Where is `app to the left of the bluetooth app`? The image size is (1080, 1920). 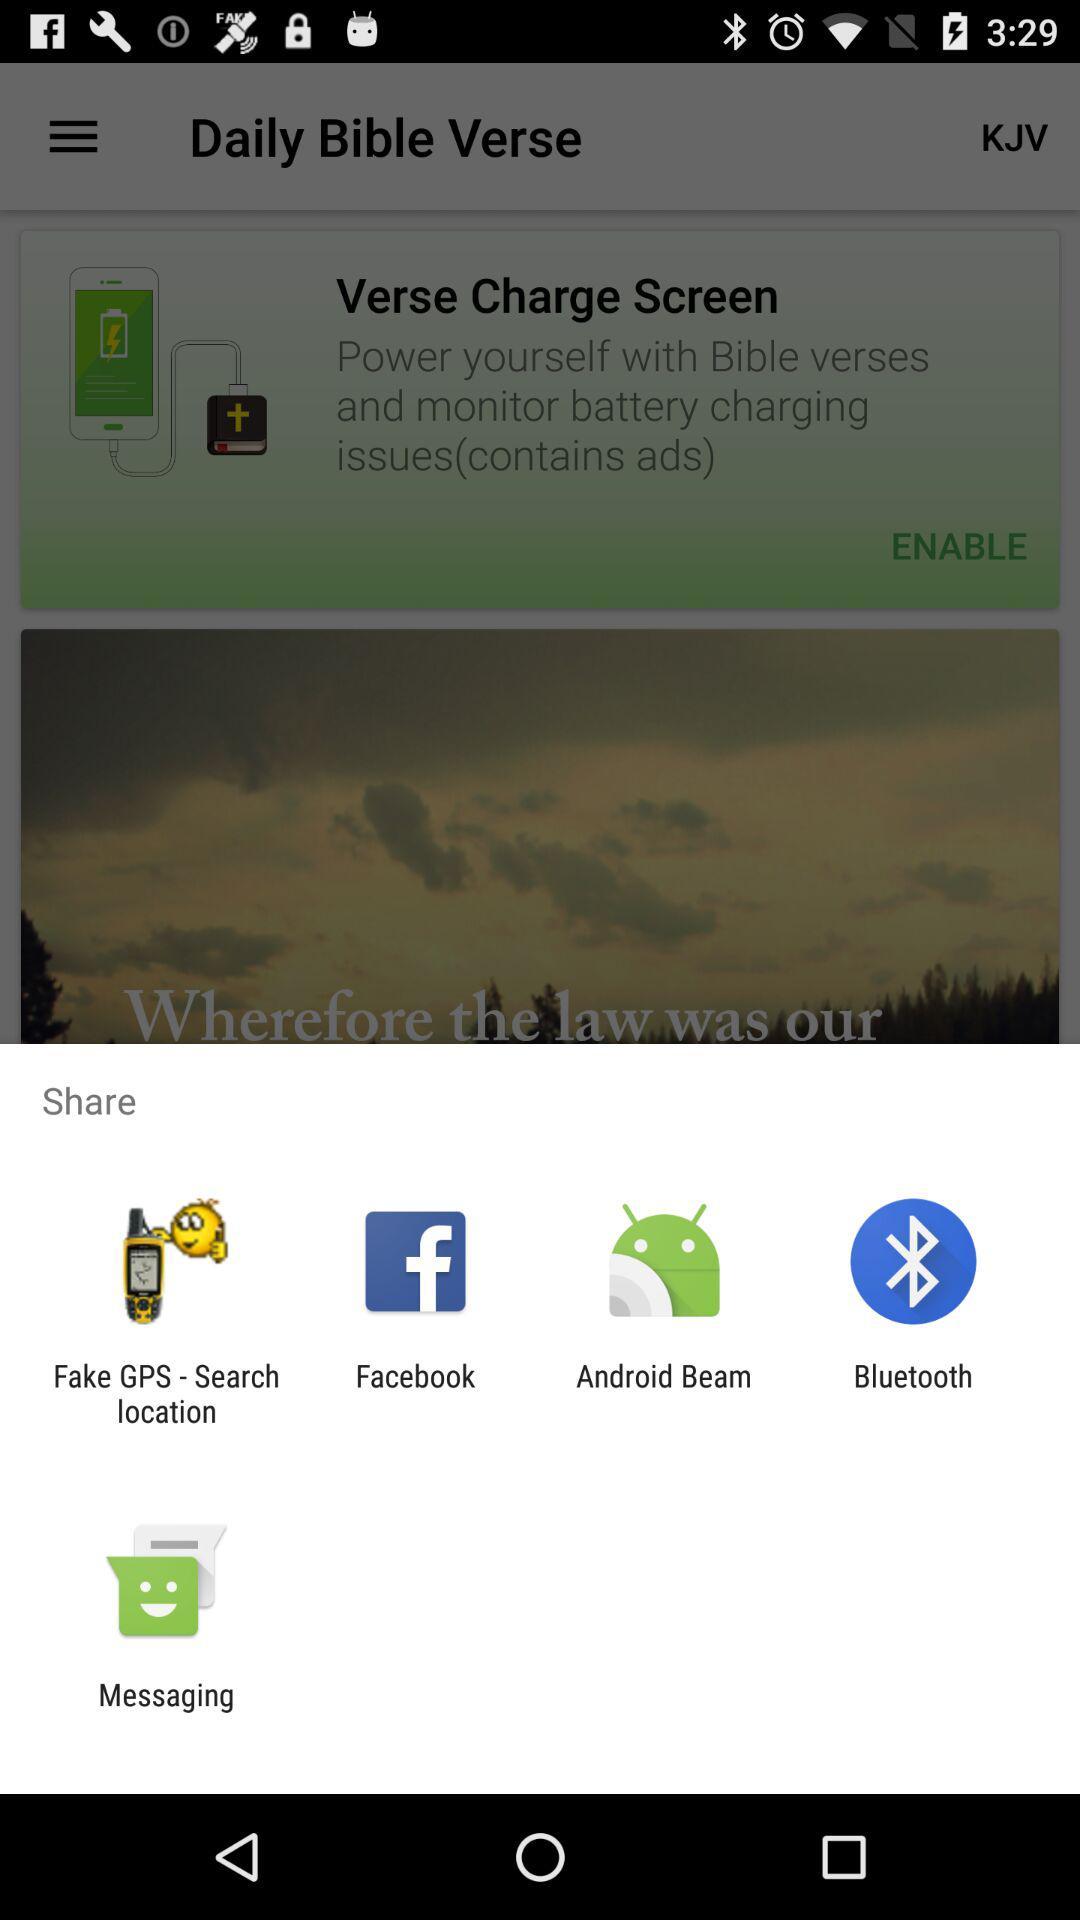 app to the left of the bluetooth app is located at coordinates (664, 1392).